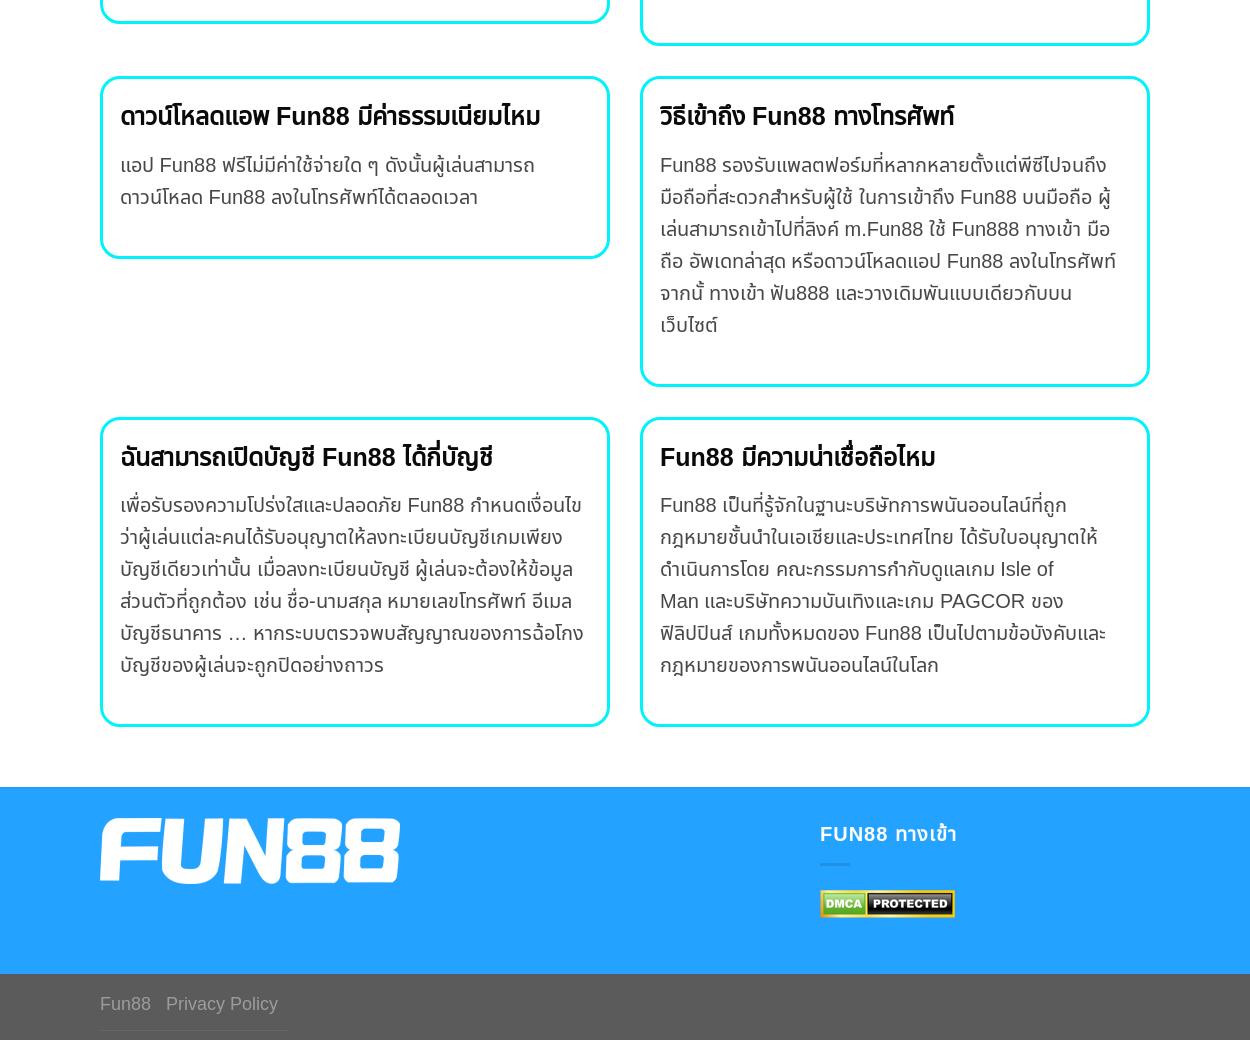 This screenshot has width=1250, height=1040. Describe the element at coordinates (119, 456) in the screenshot. I see `'ฉันสามารถเปิดบัญชี Fun88 ได้กี่บัญชี'` at that location.